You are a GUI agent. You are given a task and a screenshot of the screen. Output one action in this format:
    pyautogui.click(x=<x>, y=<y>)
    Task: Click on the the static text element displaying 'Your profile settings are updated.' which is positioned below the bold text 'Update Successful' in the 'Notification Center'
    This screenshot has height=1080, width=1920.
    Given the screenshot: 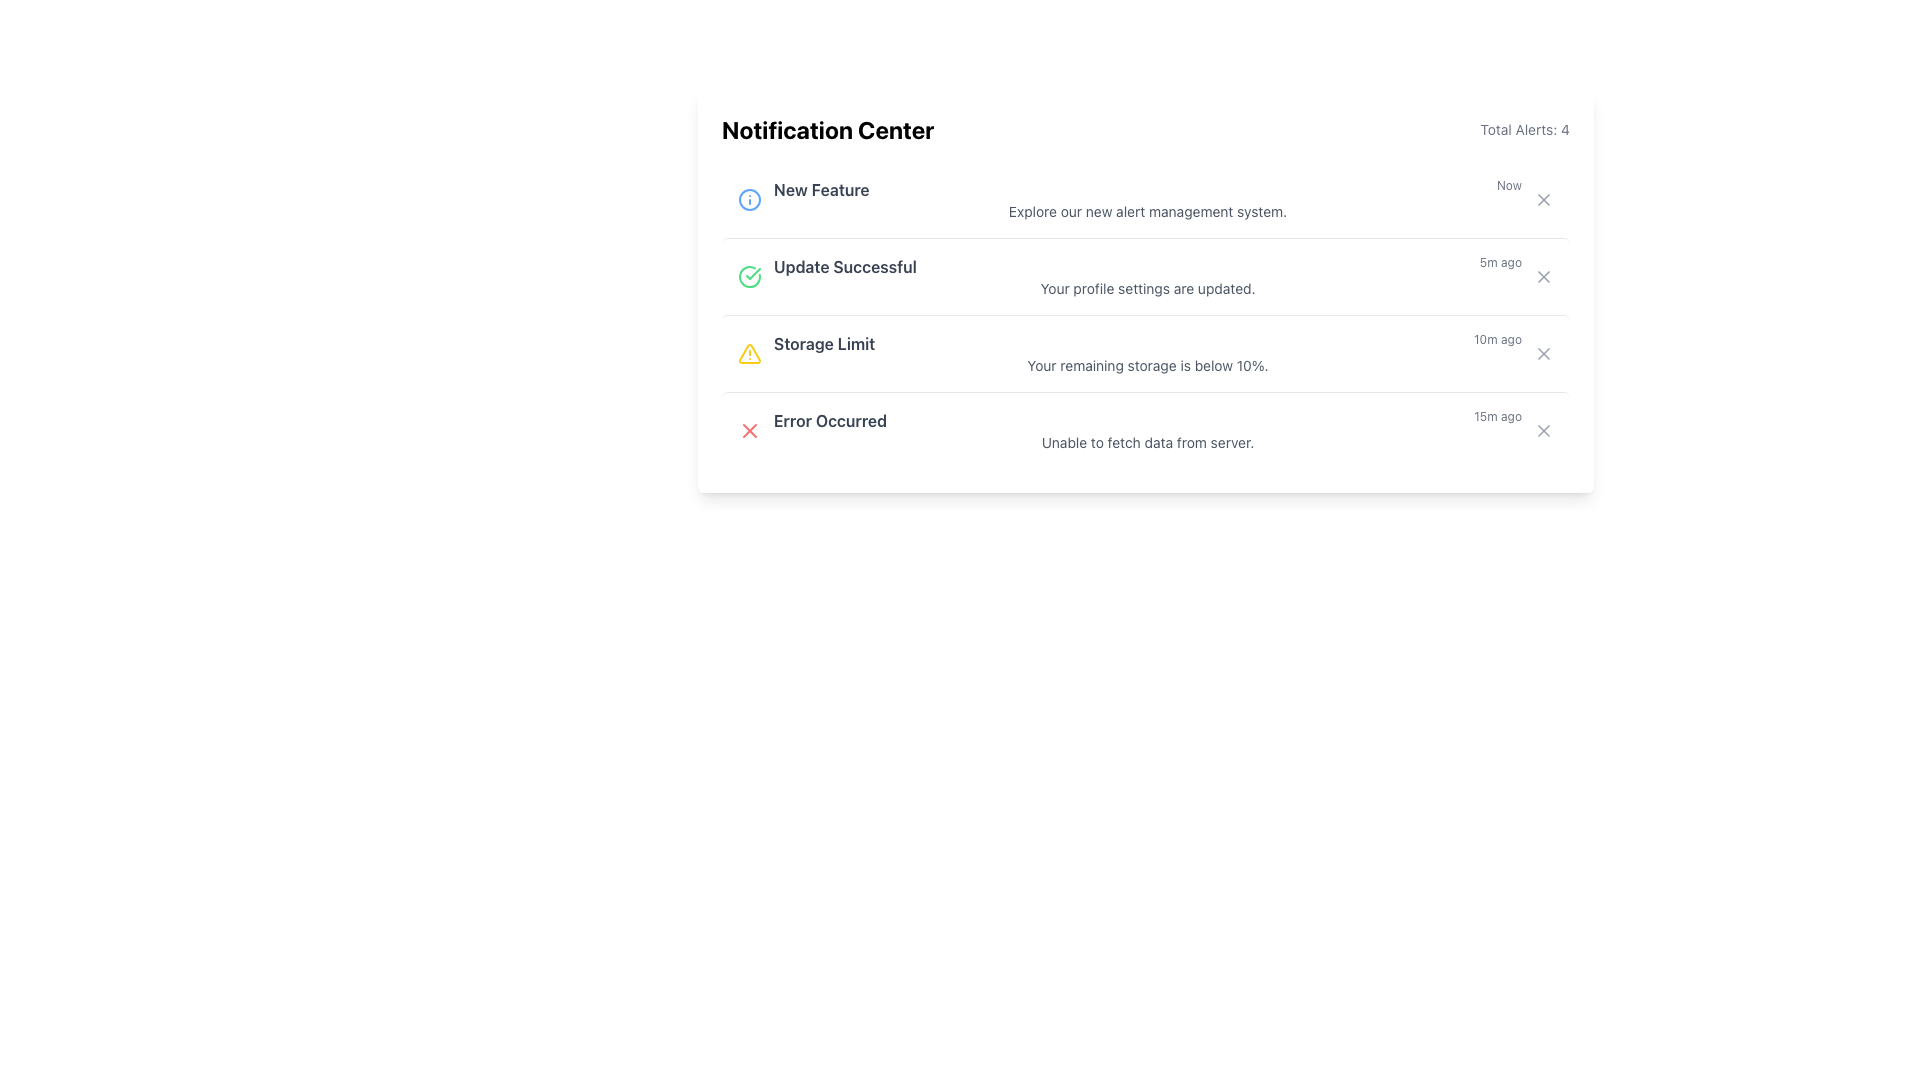 What is the action you would take?
    pyautogui.click(x=1147, y=289)
    